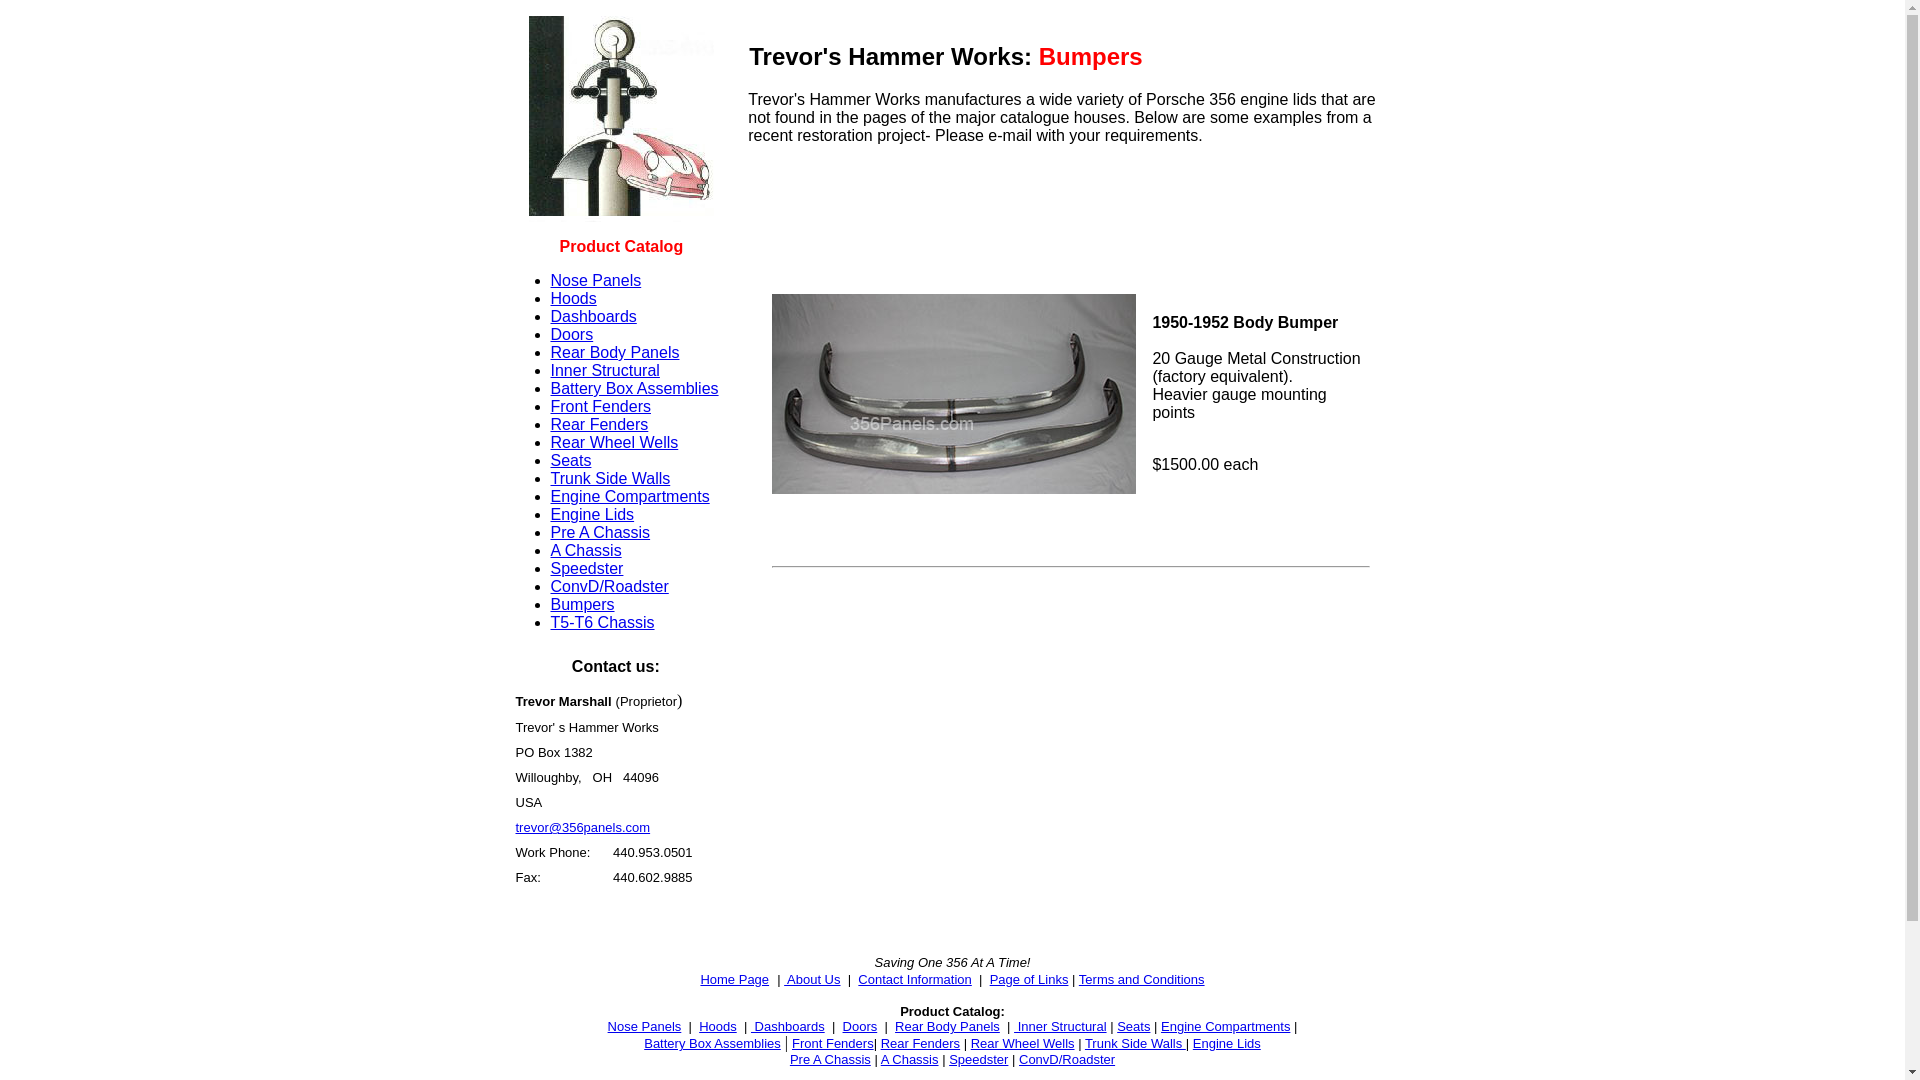 The width and height of the screenshot is (1920, 1080). Describe the element at coordinates (571, 298) in the screenshot. I see `'Hoods'` at that location.